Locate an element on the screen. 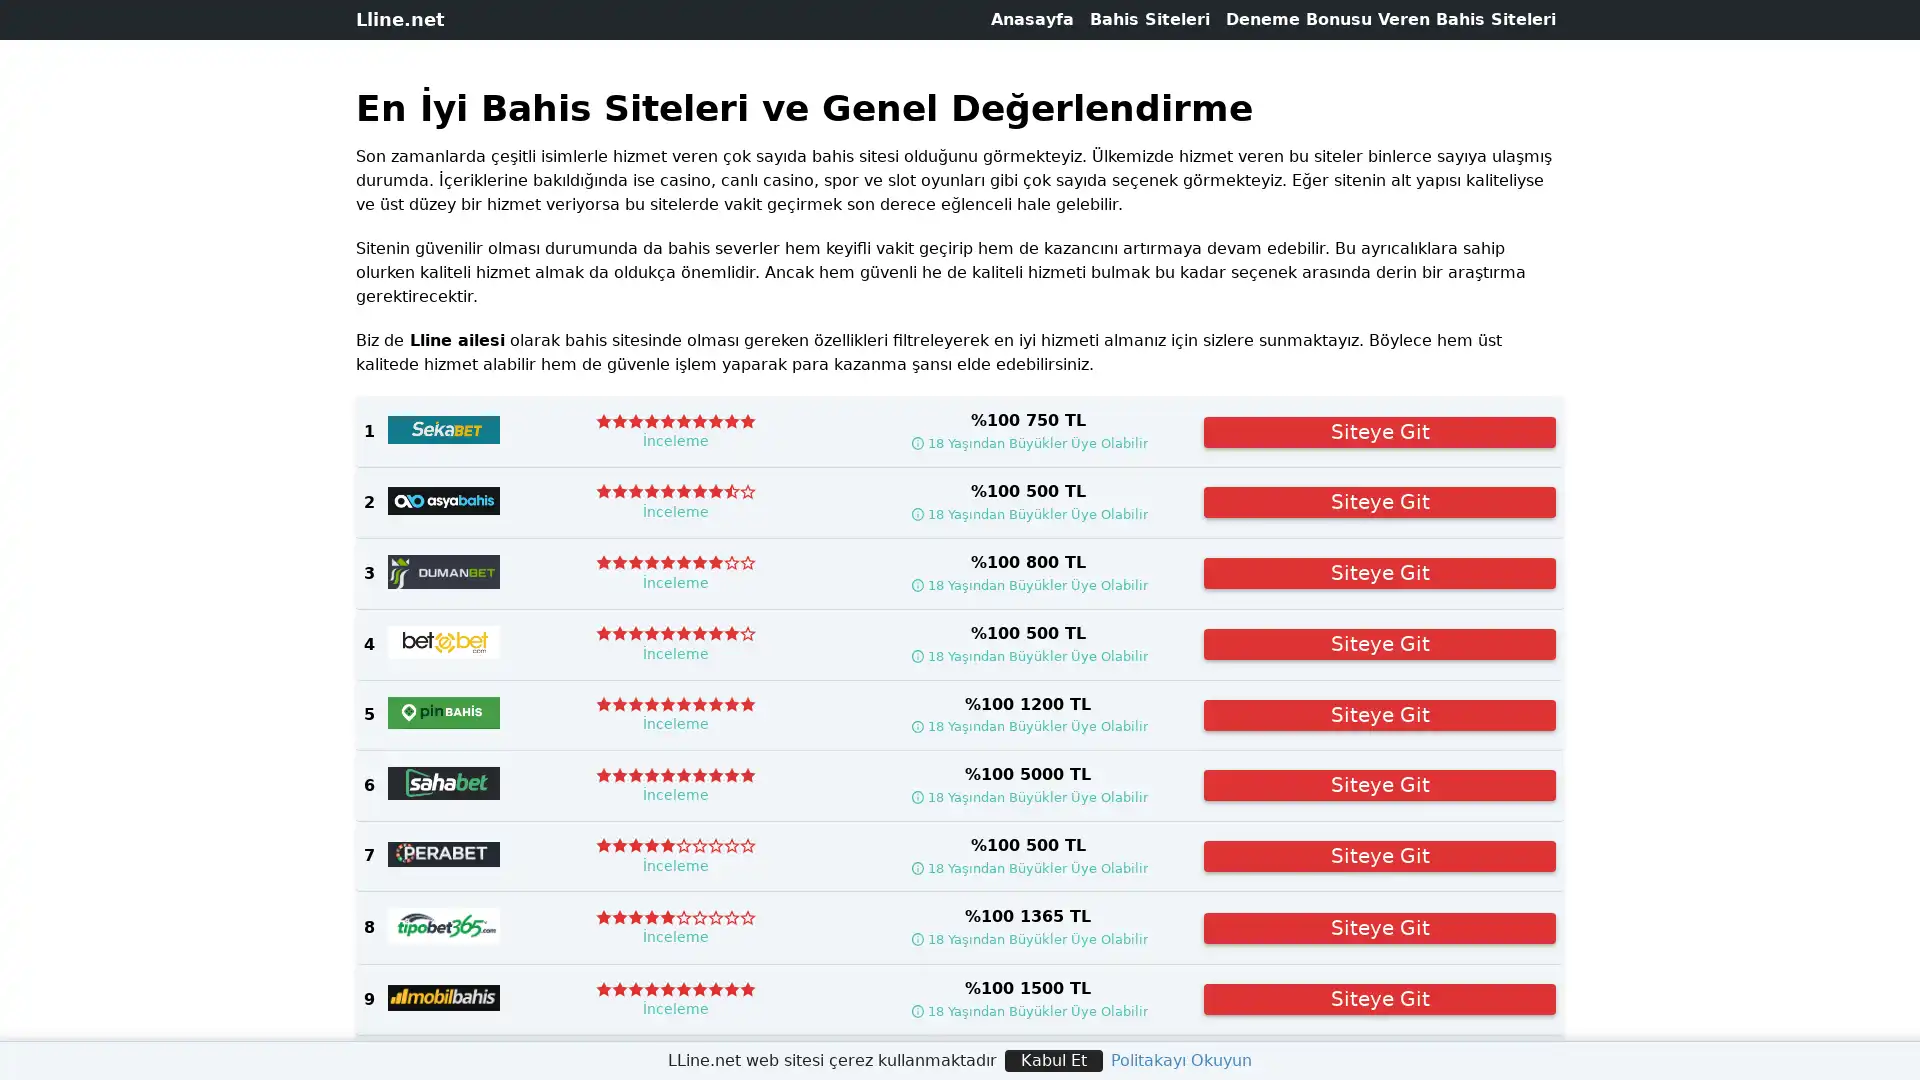  Load terms and conditions is located at coordinates (1027, 795).